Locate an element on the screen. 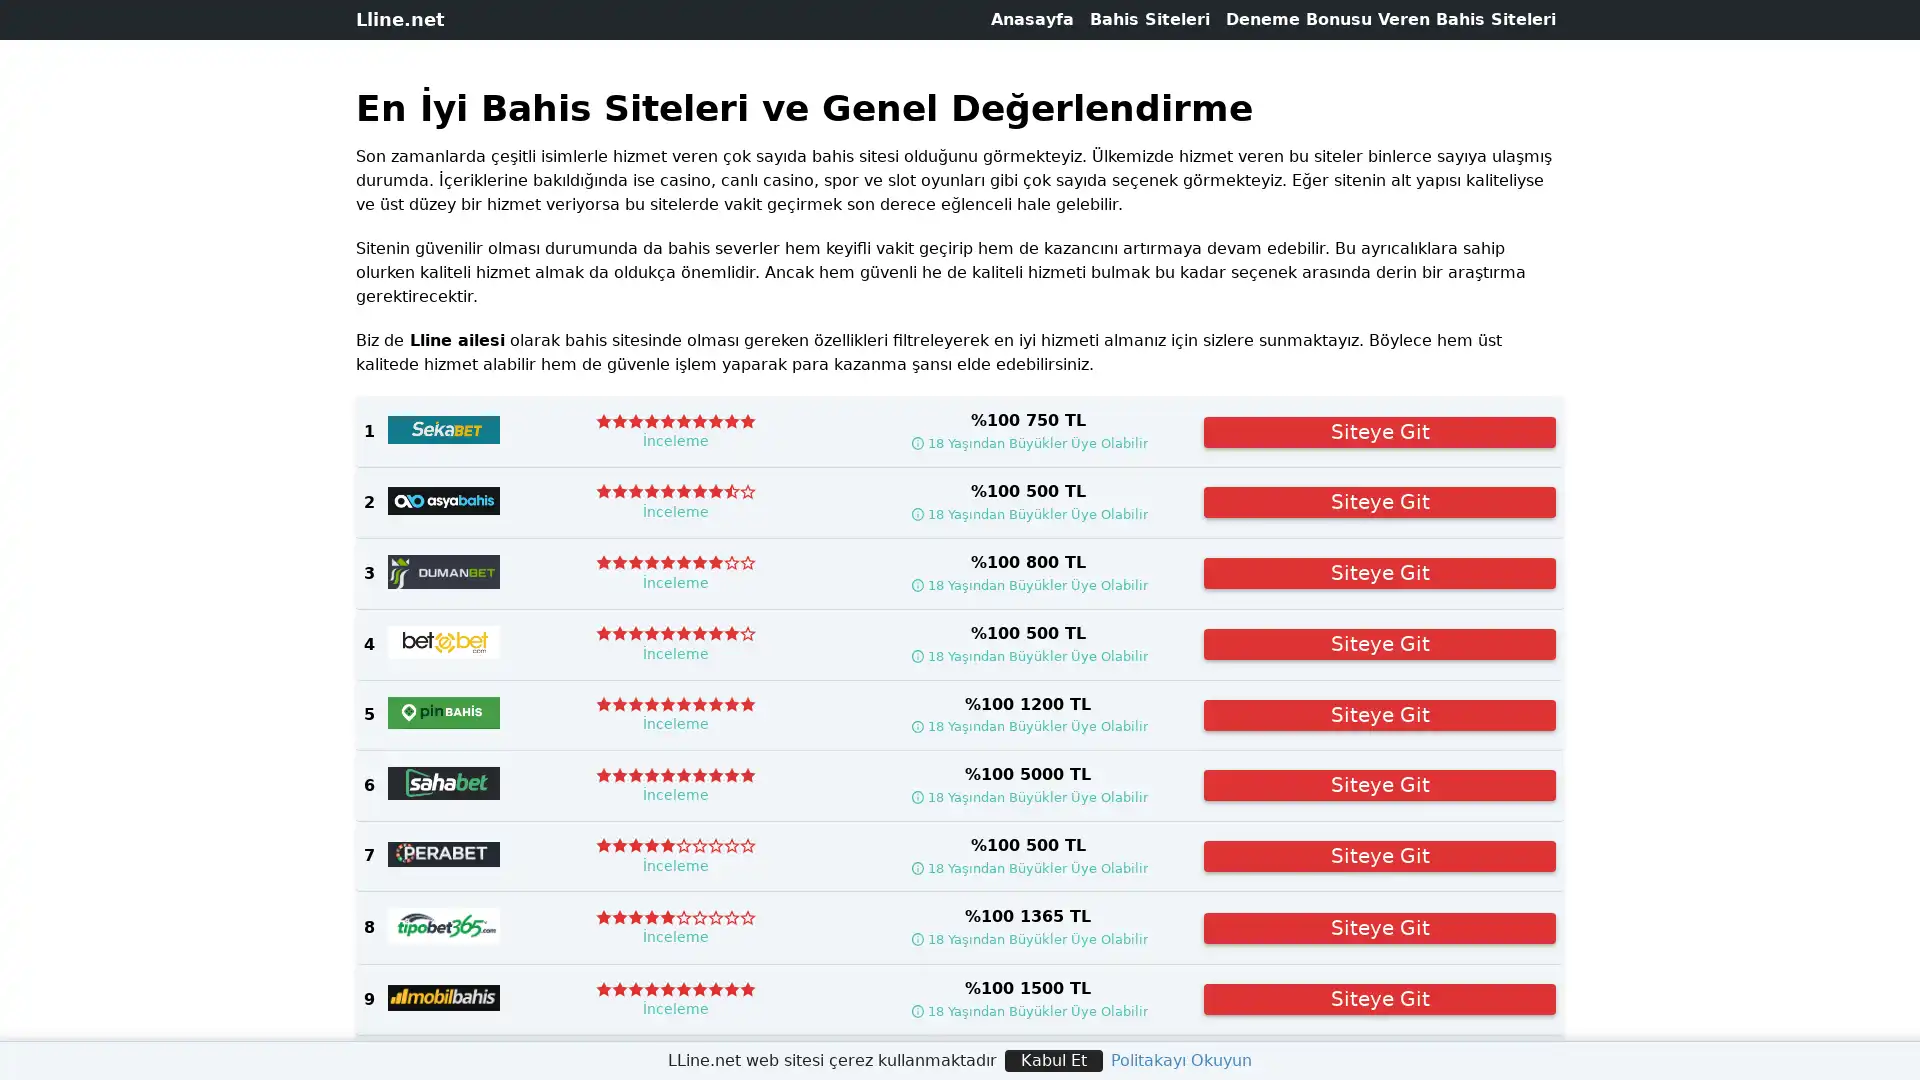  Load terms and conditions is located at coordinates (1027, 795).